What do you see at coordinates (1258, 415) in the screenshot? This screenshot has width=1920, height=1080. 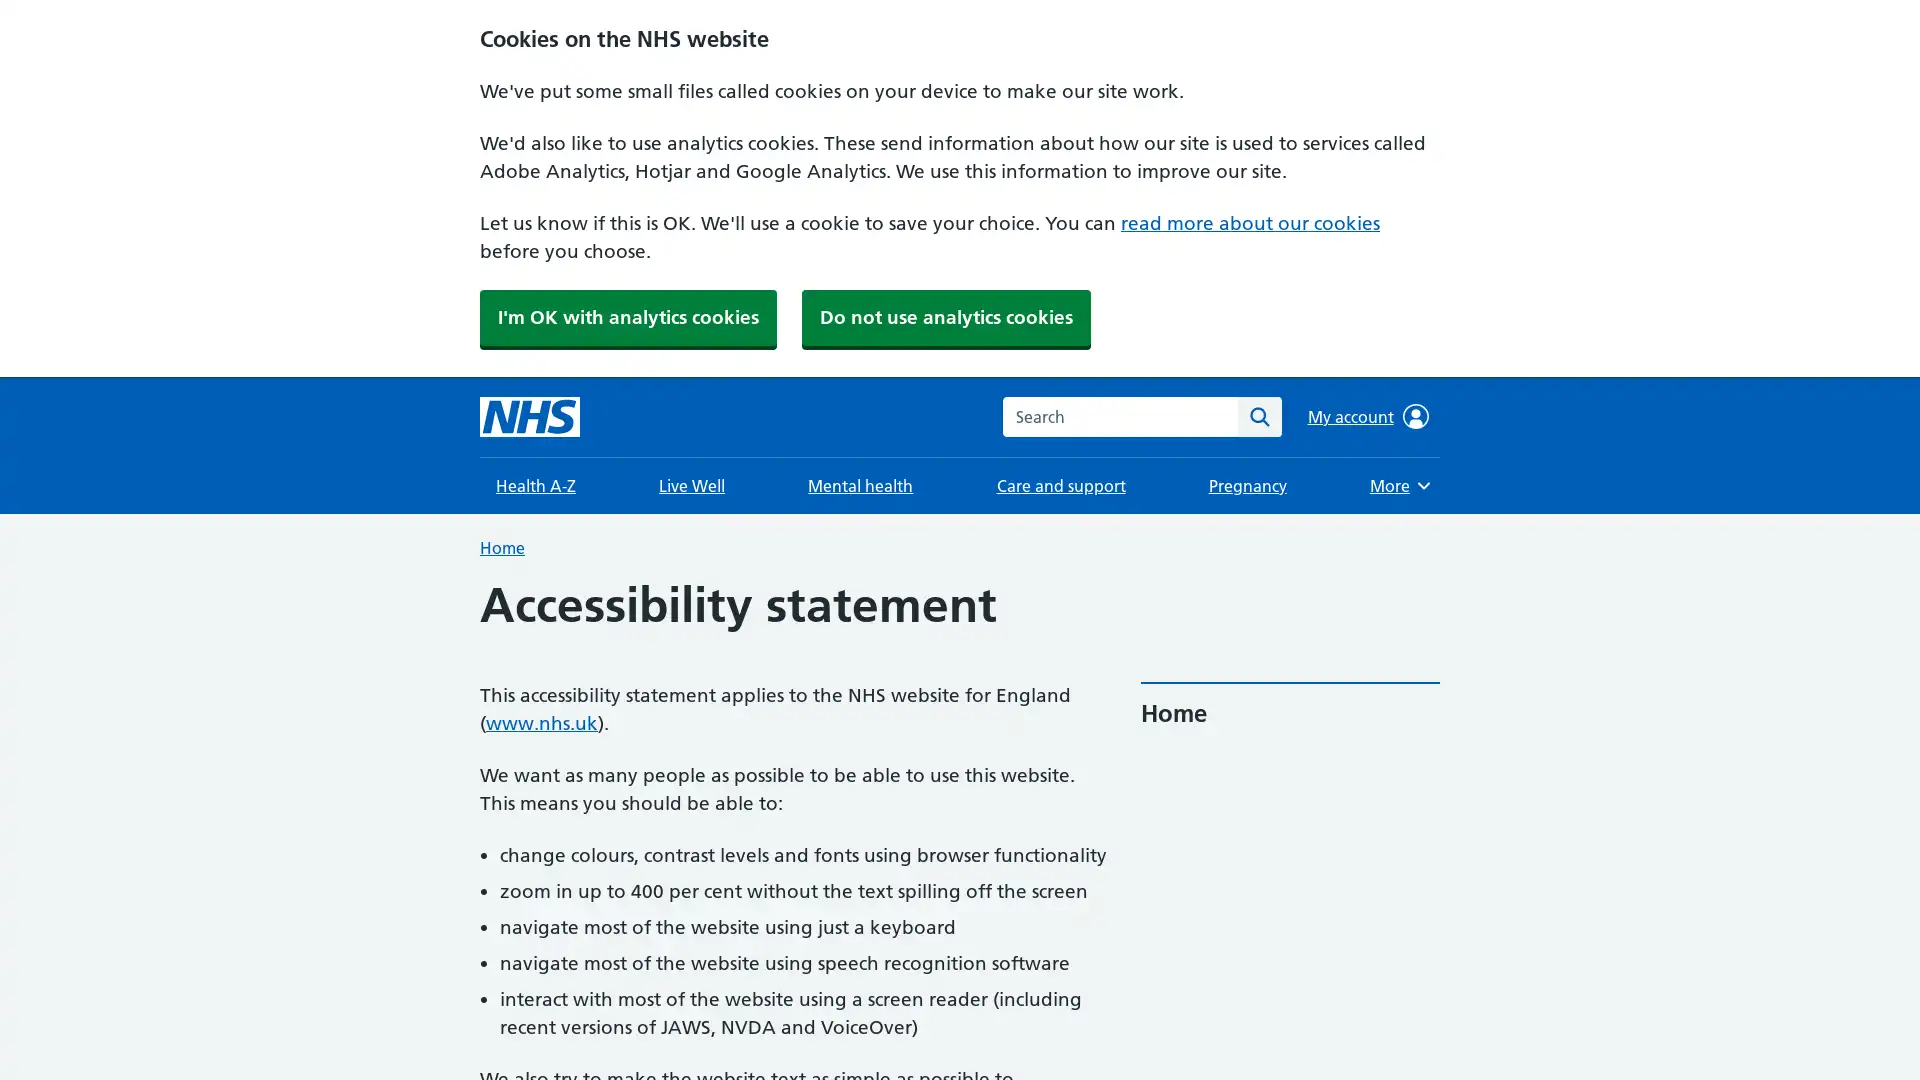 I see `Search` at bounding box center [1258, 415].